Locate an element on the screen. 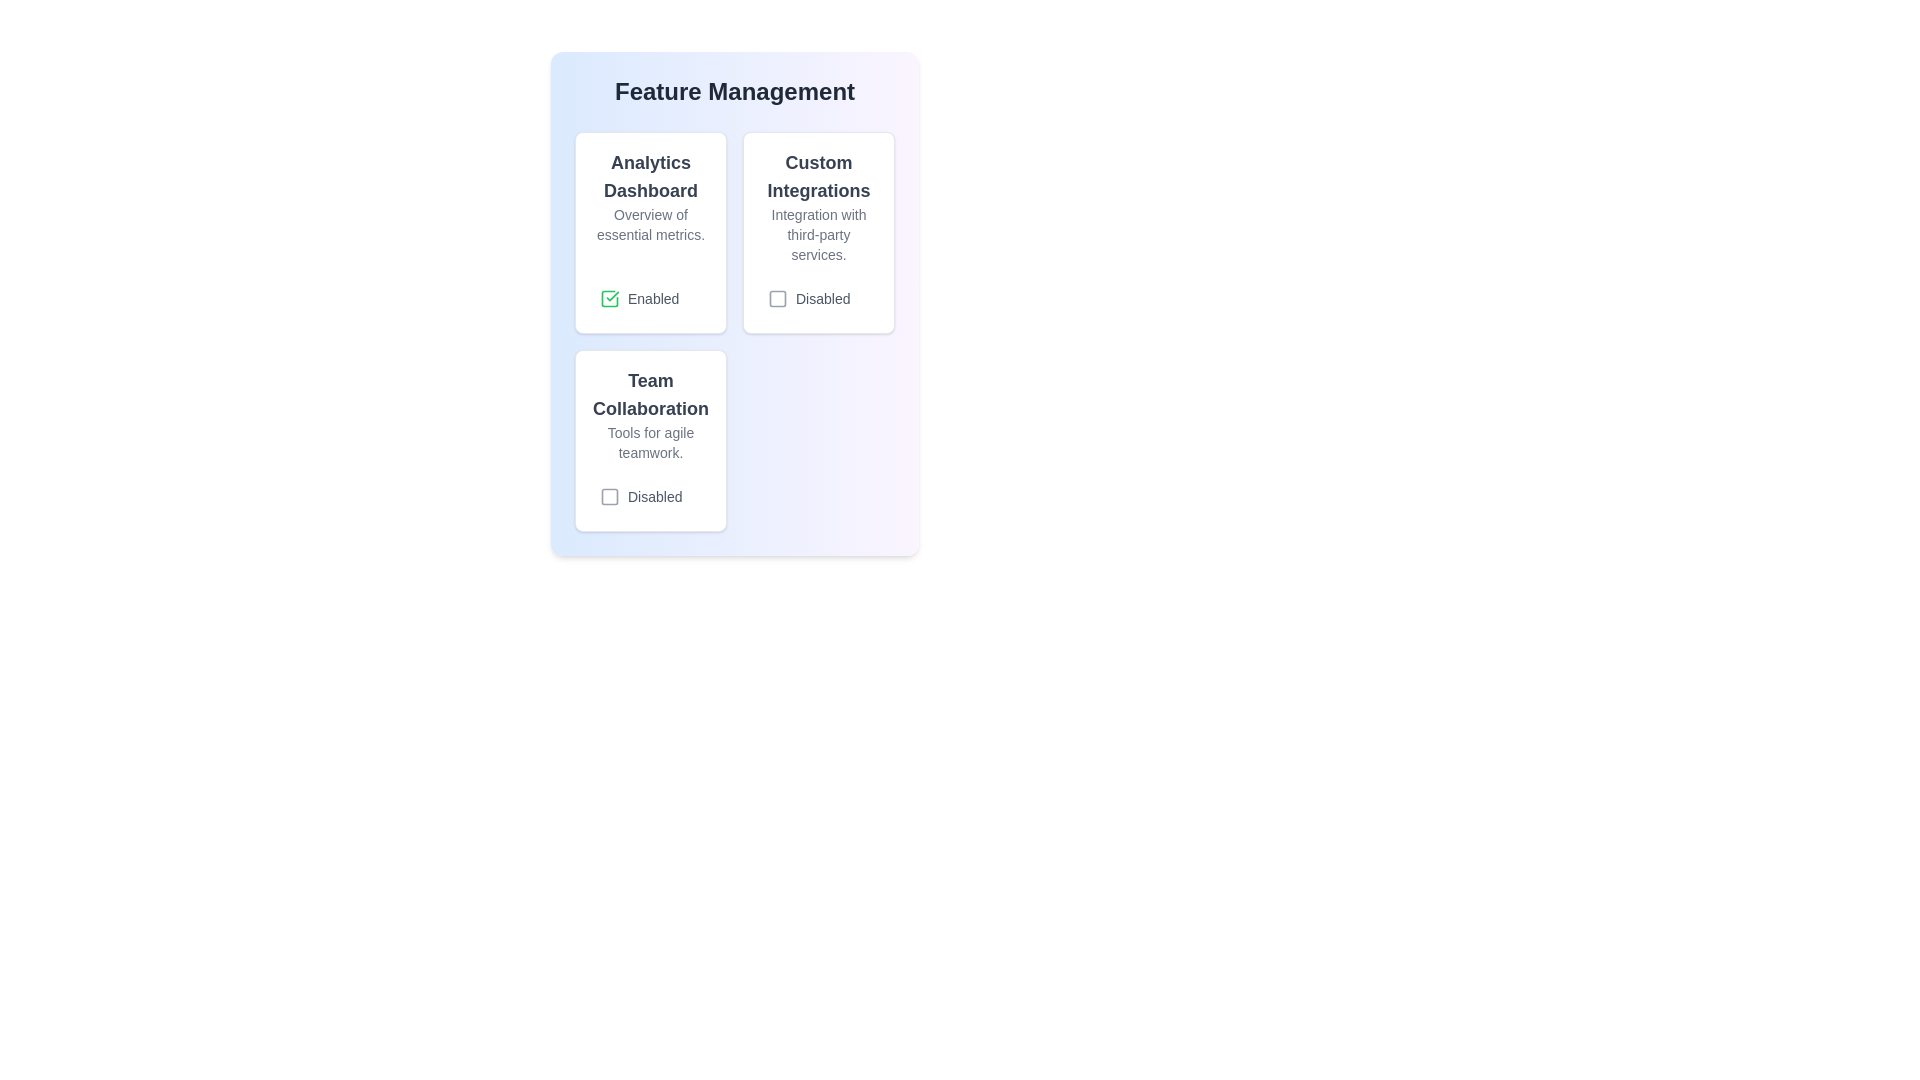 The image size is (1920, 1080). the text label that reads 'Integration with third-party services.', which is styled in a smaller gray font and located below the heading 'Custom Integrations' is located at coordinates (819, 234).